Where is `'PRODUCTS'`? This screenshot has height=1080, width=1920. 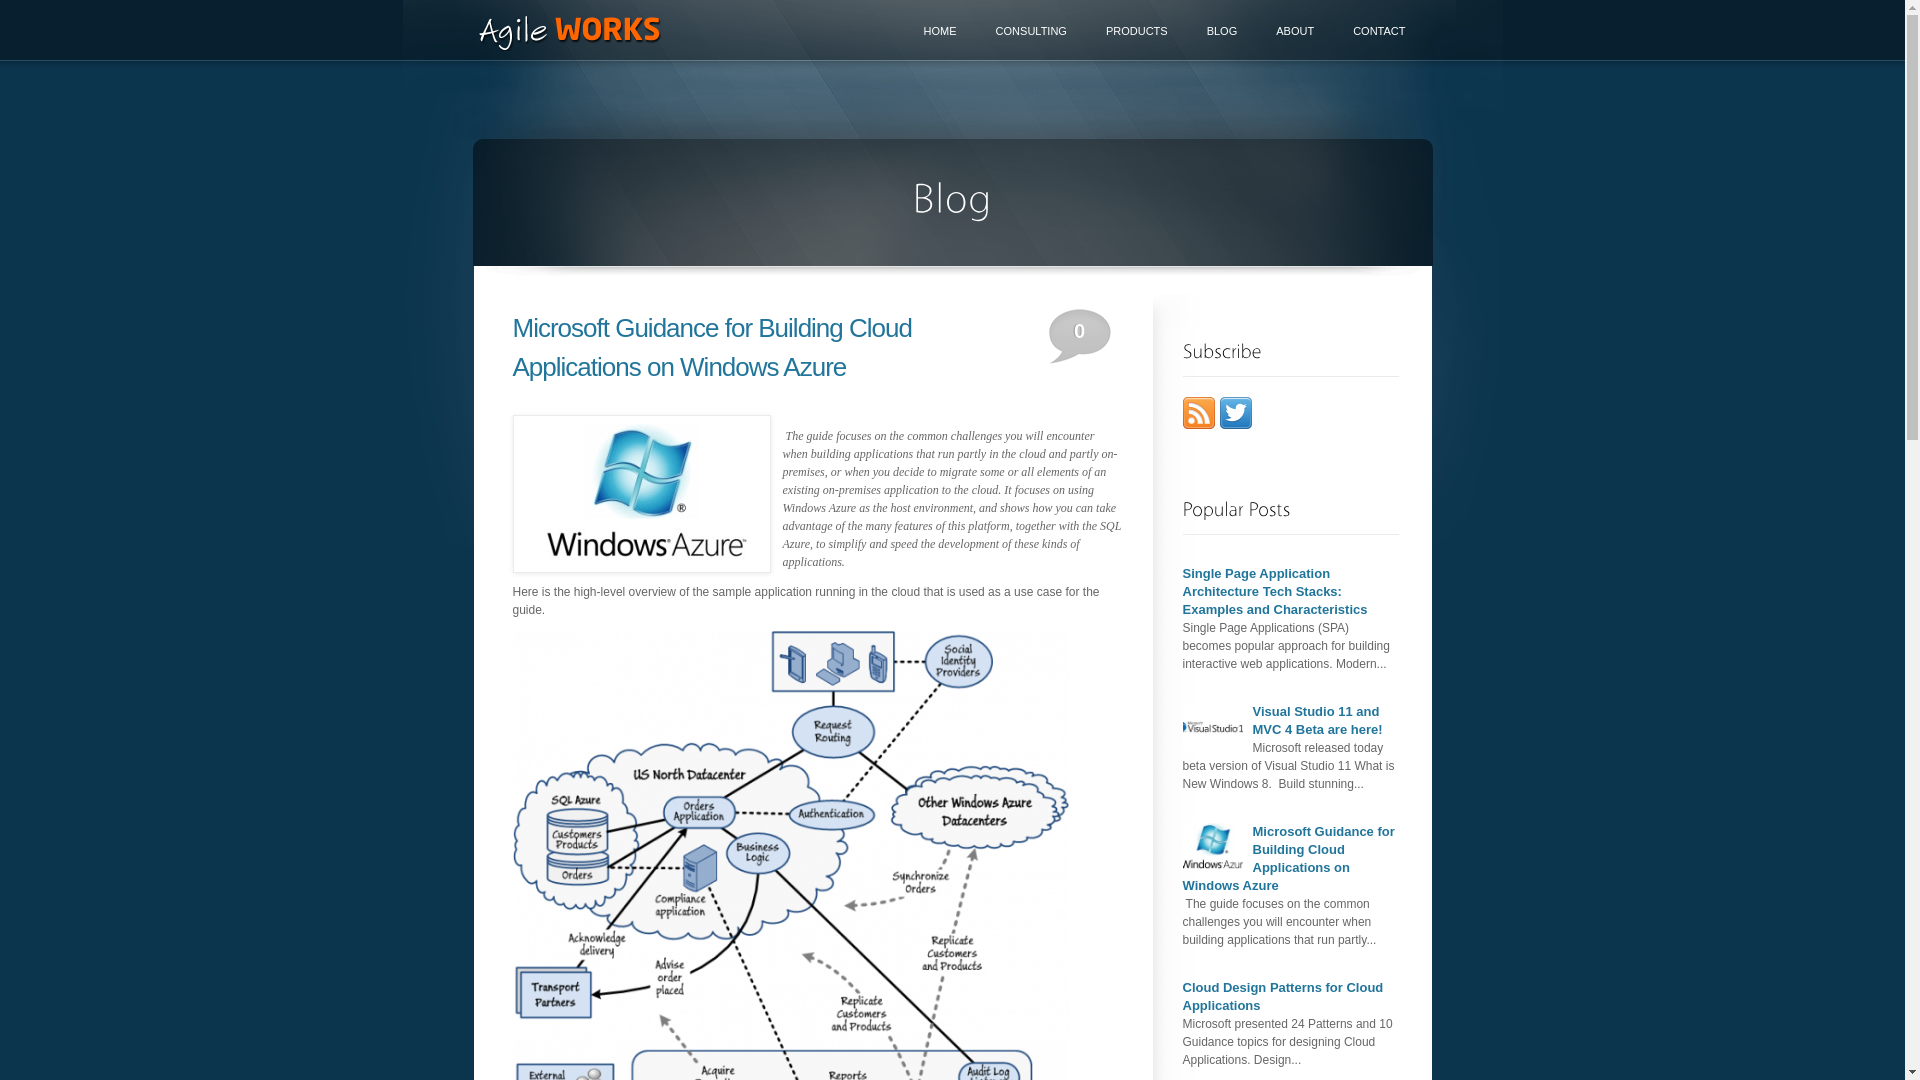 'PRODUCTS' is located at coordinates (1137, 31).